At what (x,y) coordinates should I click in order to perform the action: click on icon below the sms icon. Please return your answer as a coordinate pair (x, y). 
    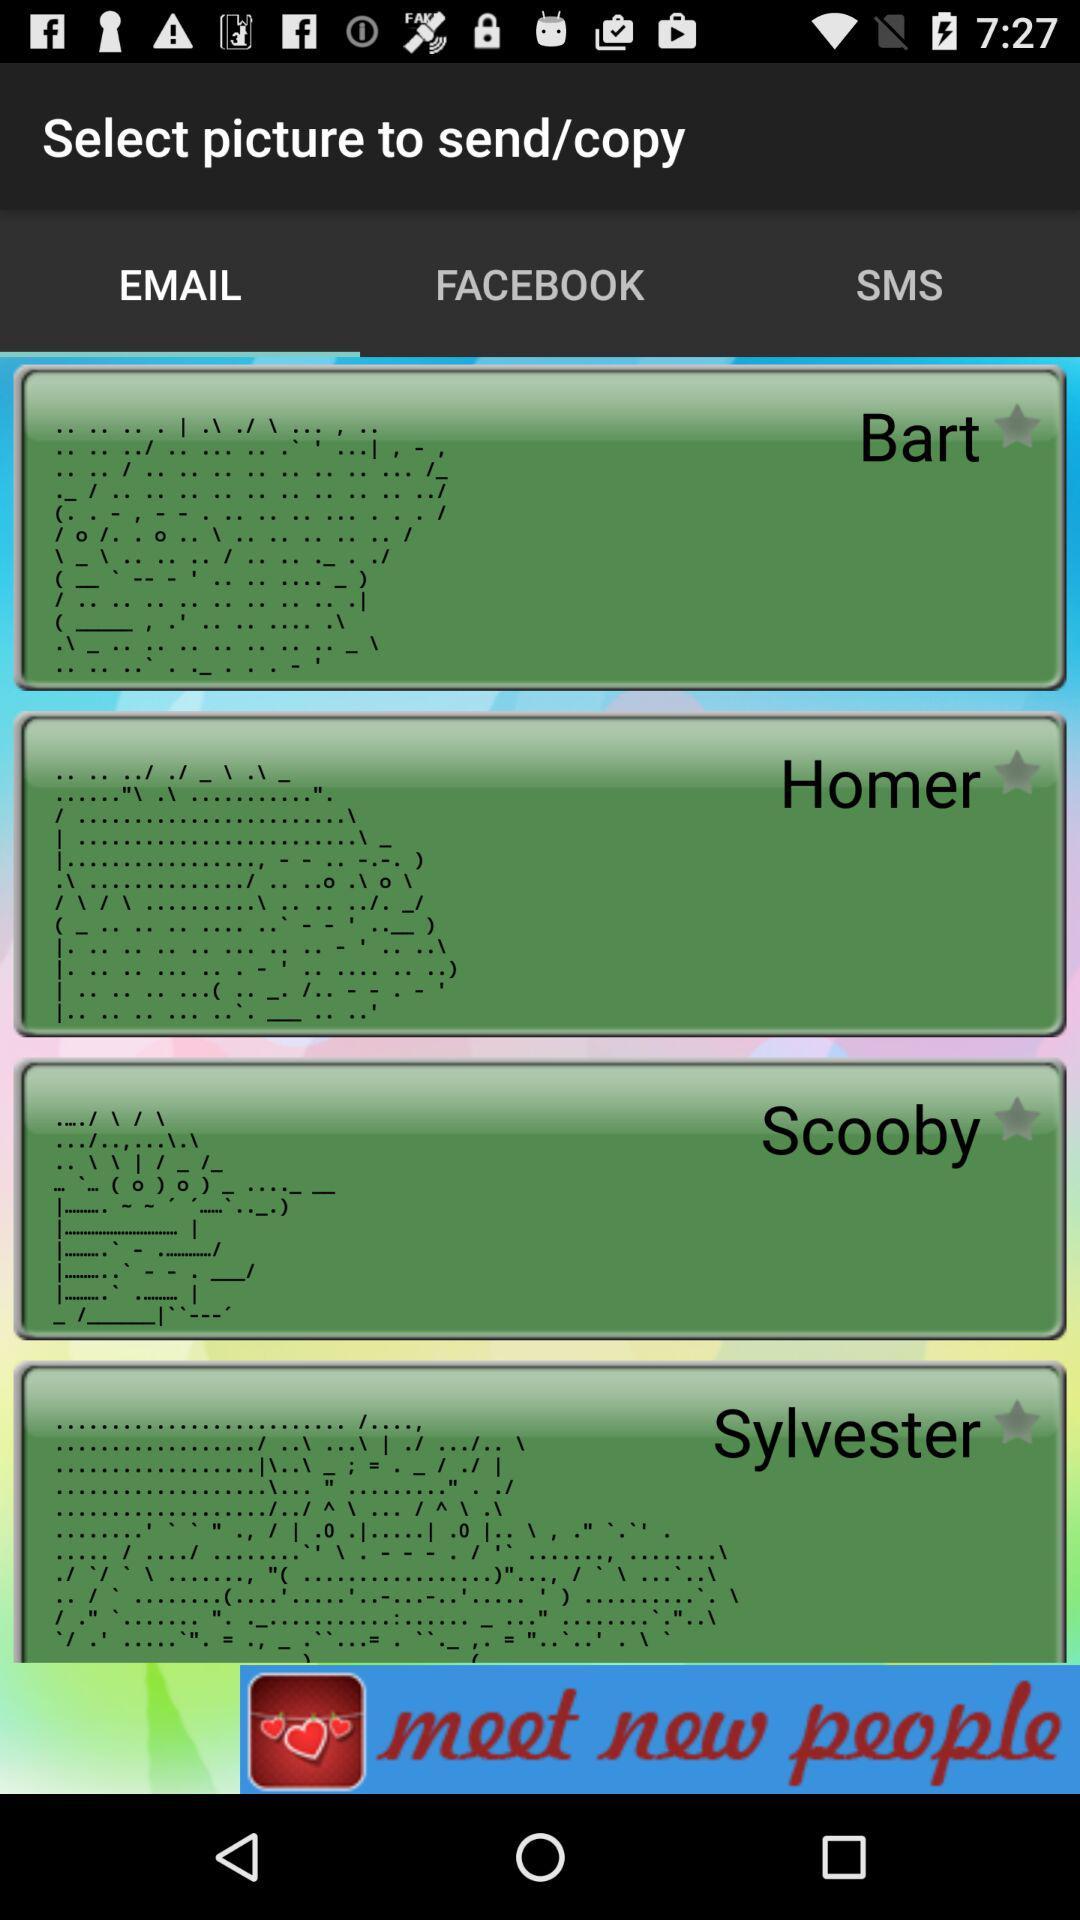
    Looking at the image, I should click on (919, 434).